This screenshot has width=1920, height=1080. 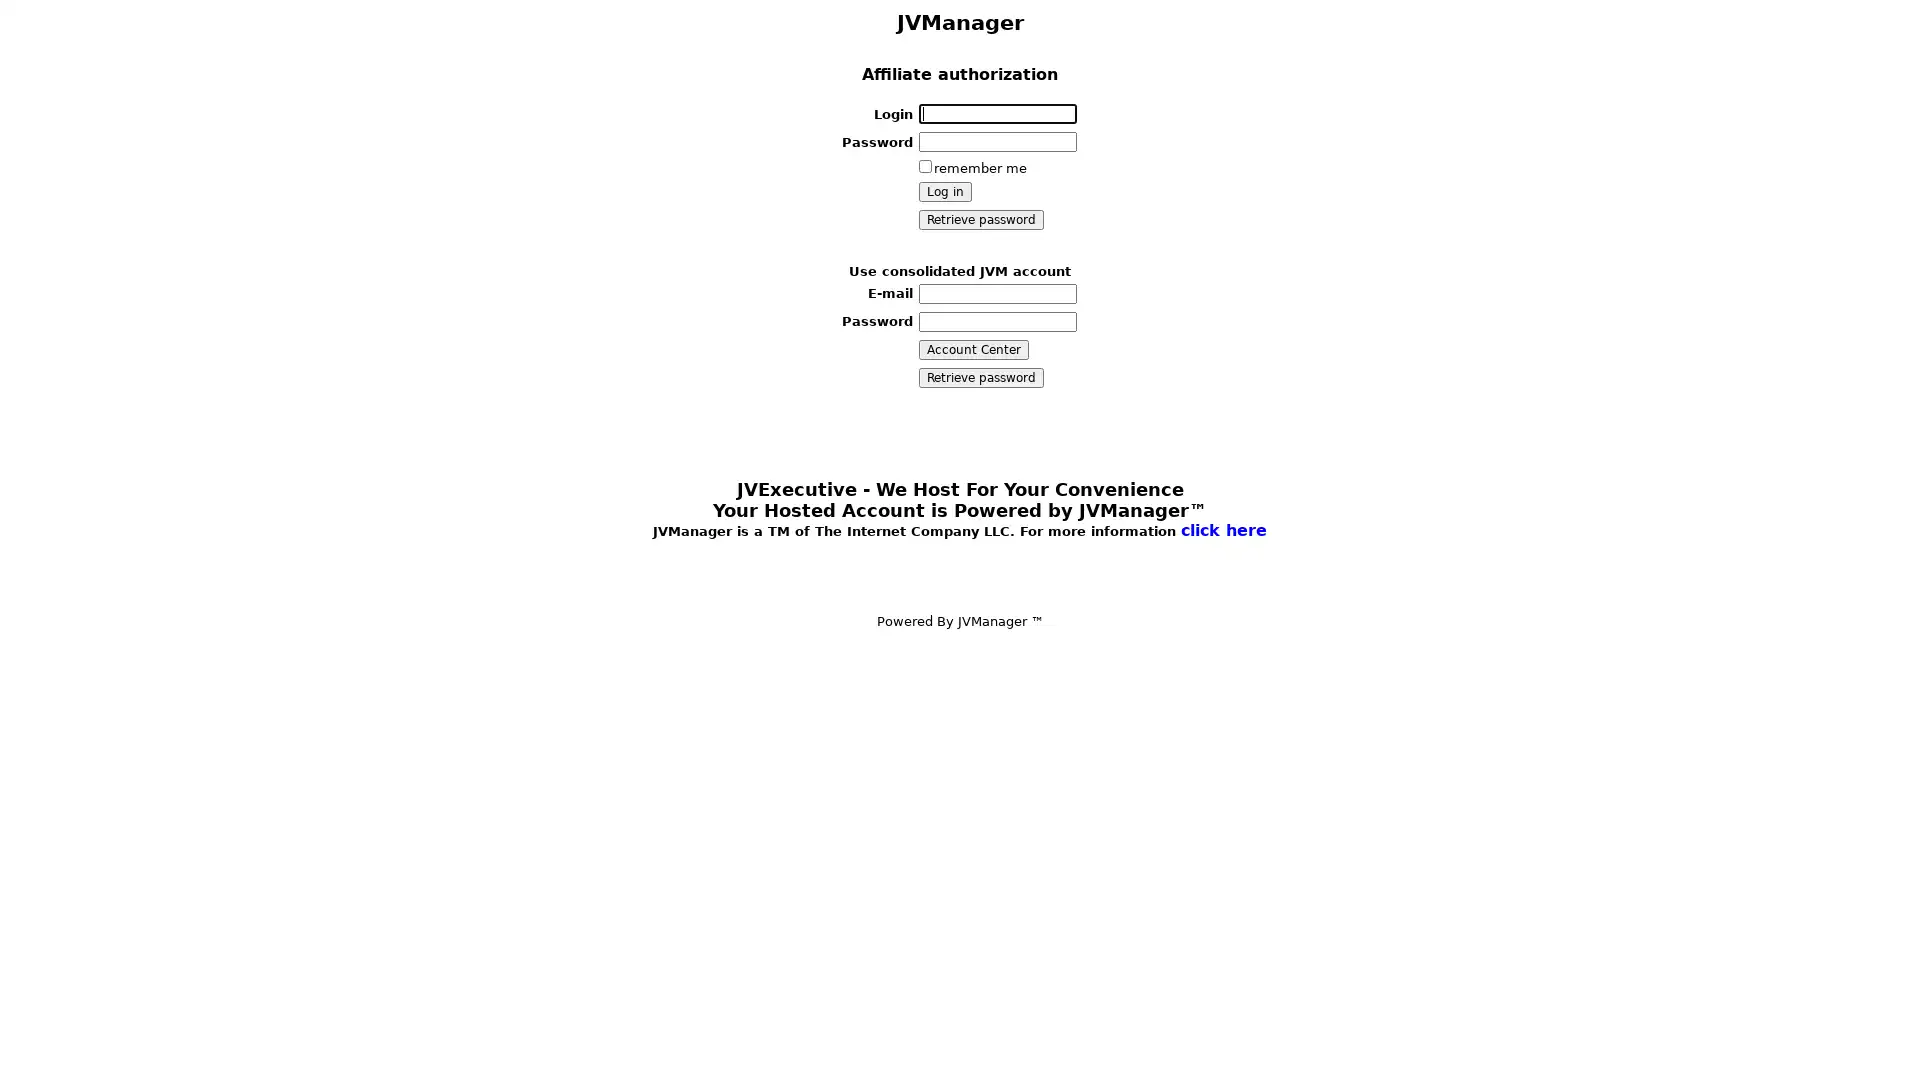 What do you see at coordinates (980, 377) in the screenshot?
I see `Retrieve password` at bounding box center [980, 377].